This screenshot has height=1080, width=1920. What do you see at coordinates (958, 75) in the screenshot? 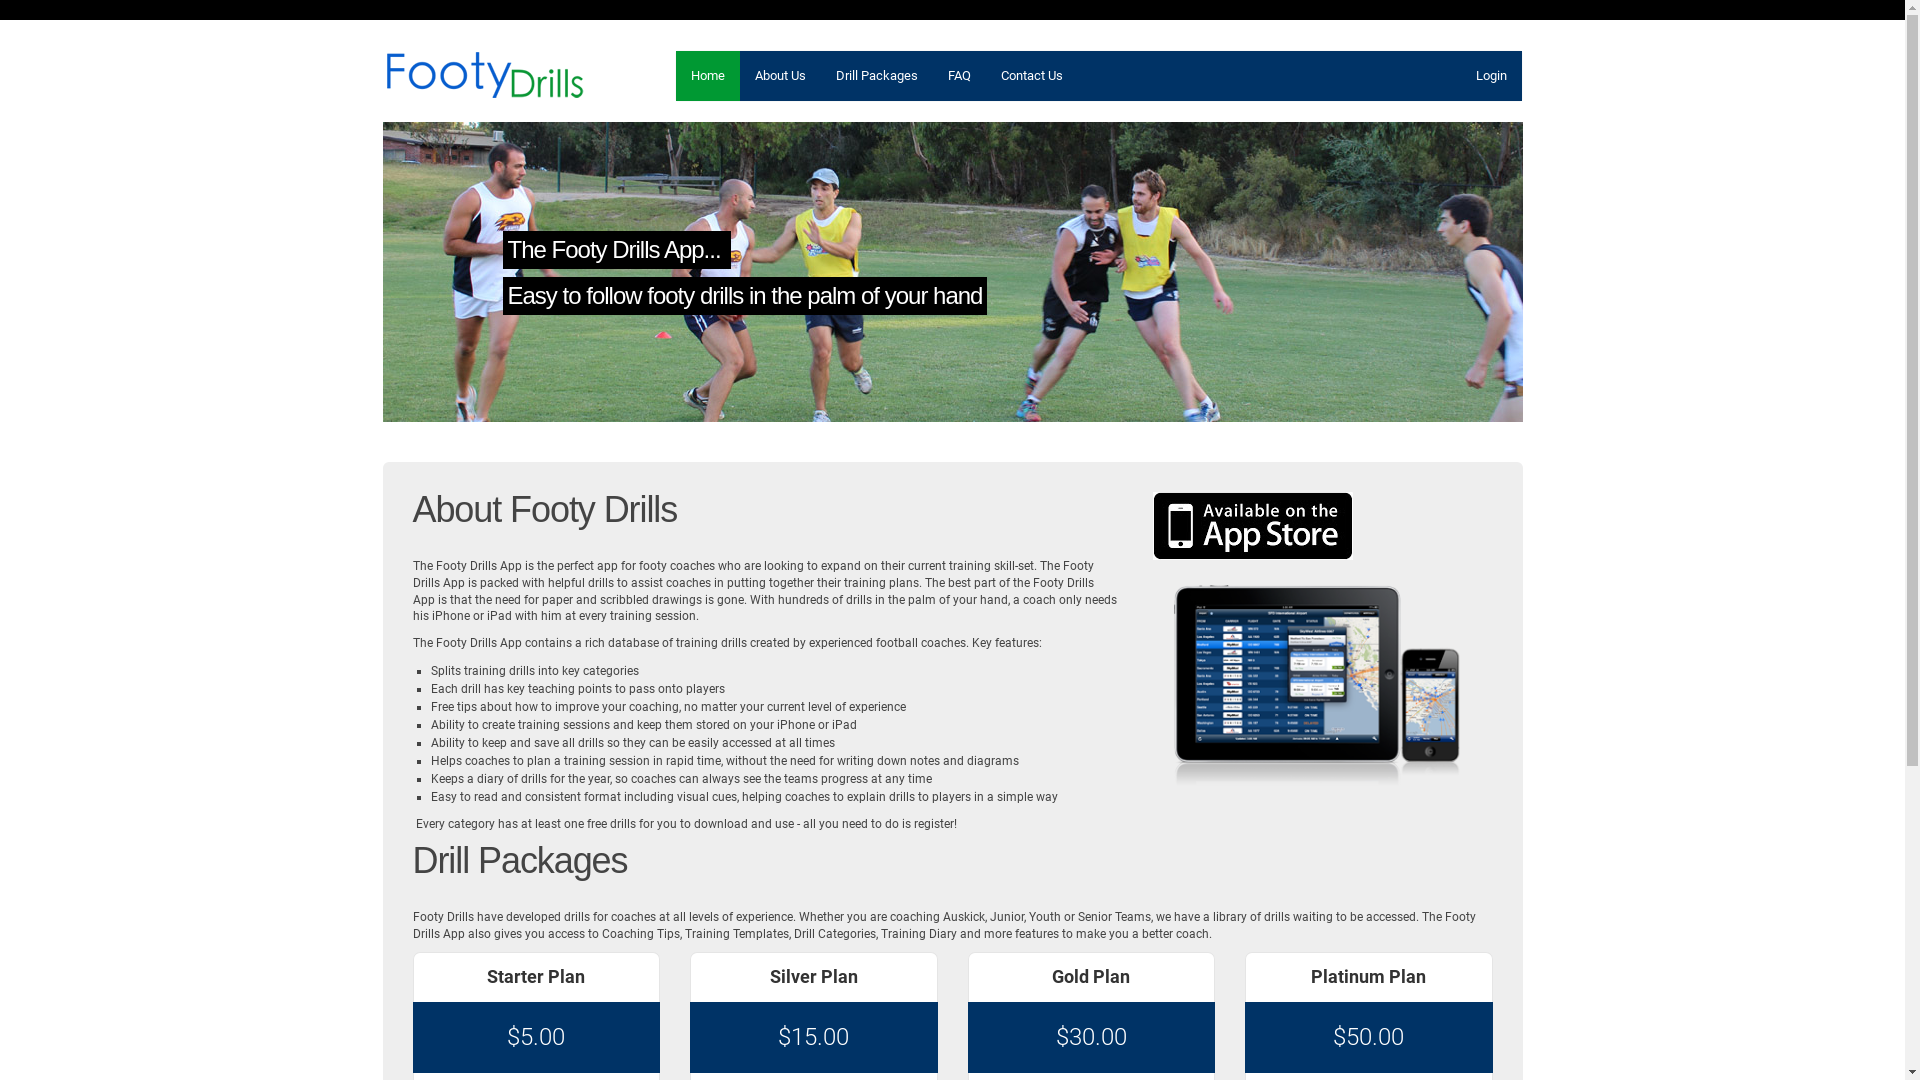
I see `'FAQ'` at bounding box center [958, 75].